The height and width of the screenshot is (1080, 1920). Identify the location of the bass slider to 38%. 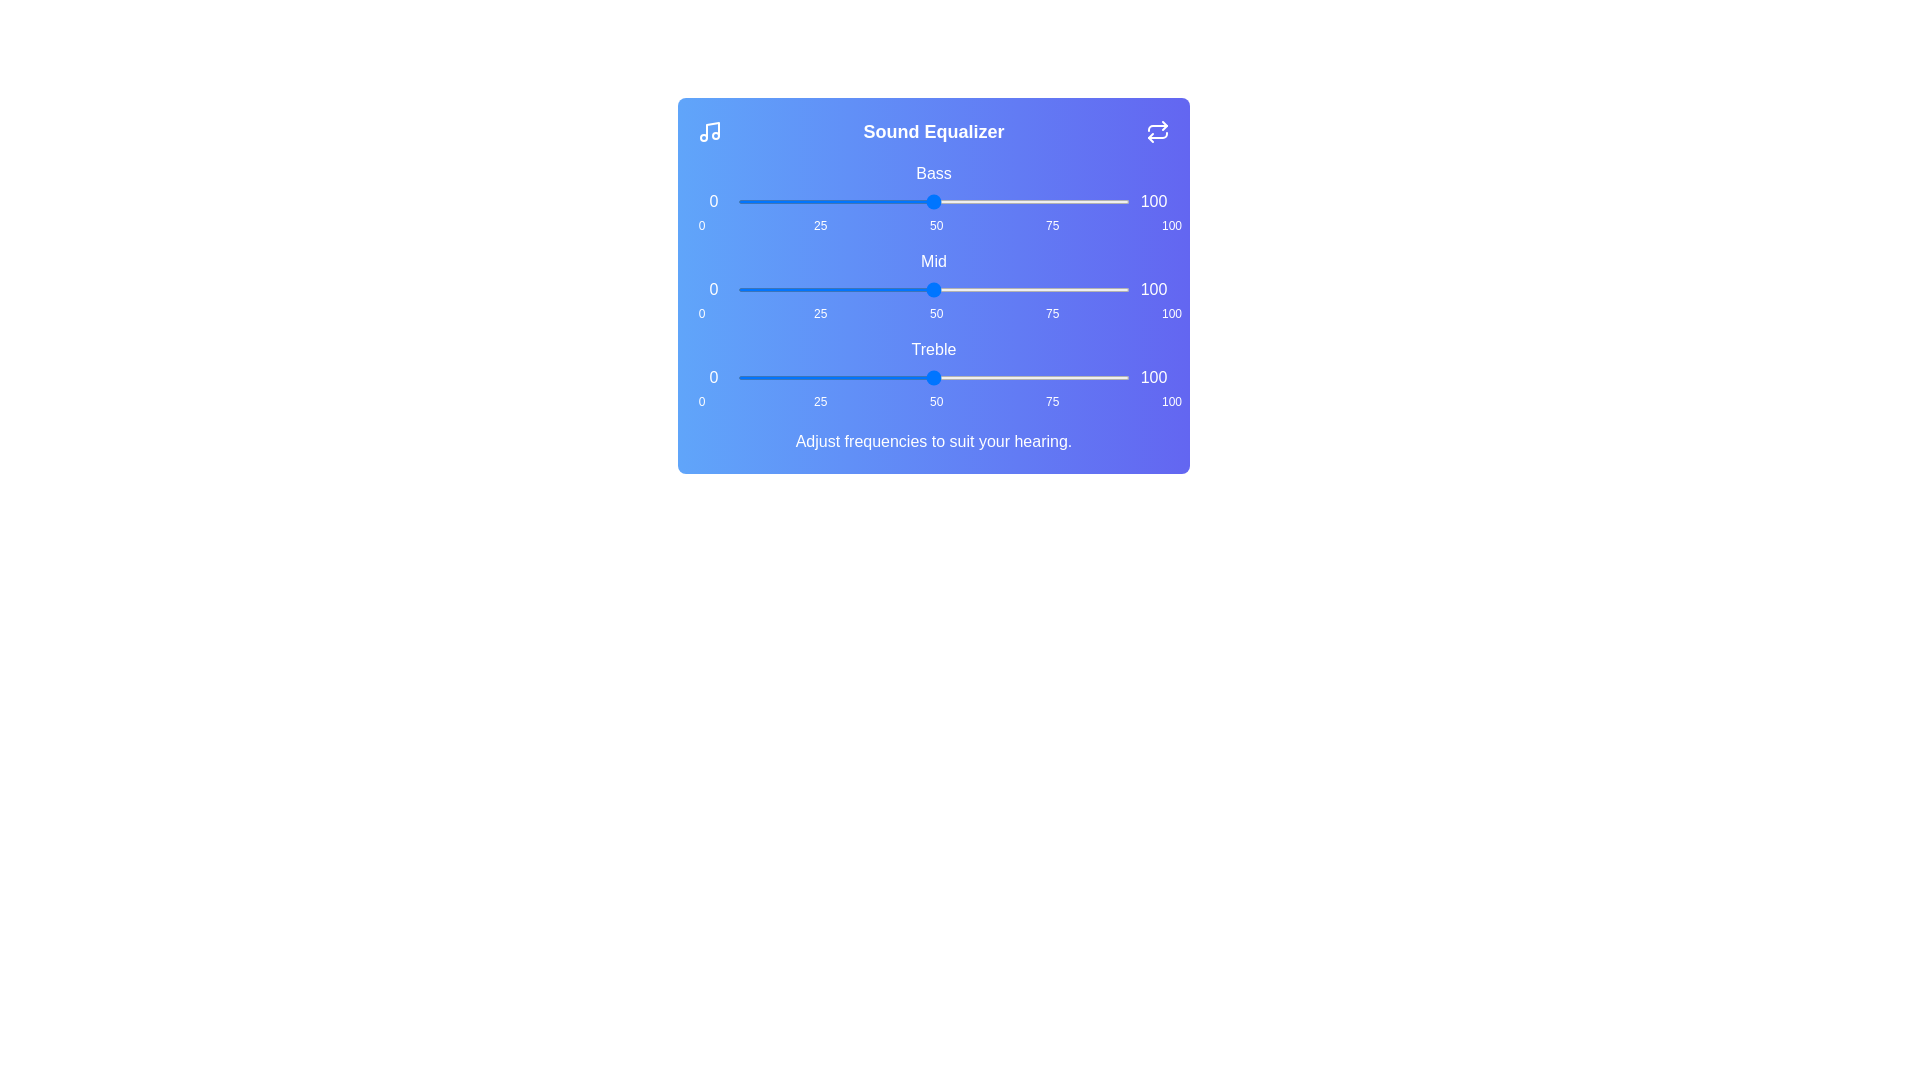
(886, 201).